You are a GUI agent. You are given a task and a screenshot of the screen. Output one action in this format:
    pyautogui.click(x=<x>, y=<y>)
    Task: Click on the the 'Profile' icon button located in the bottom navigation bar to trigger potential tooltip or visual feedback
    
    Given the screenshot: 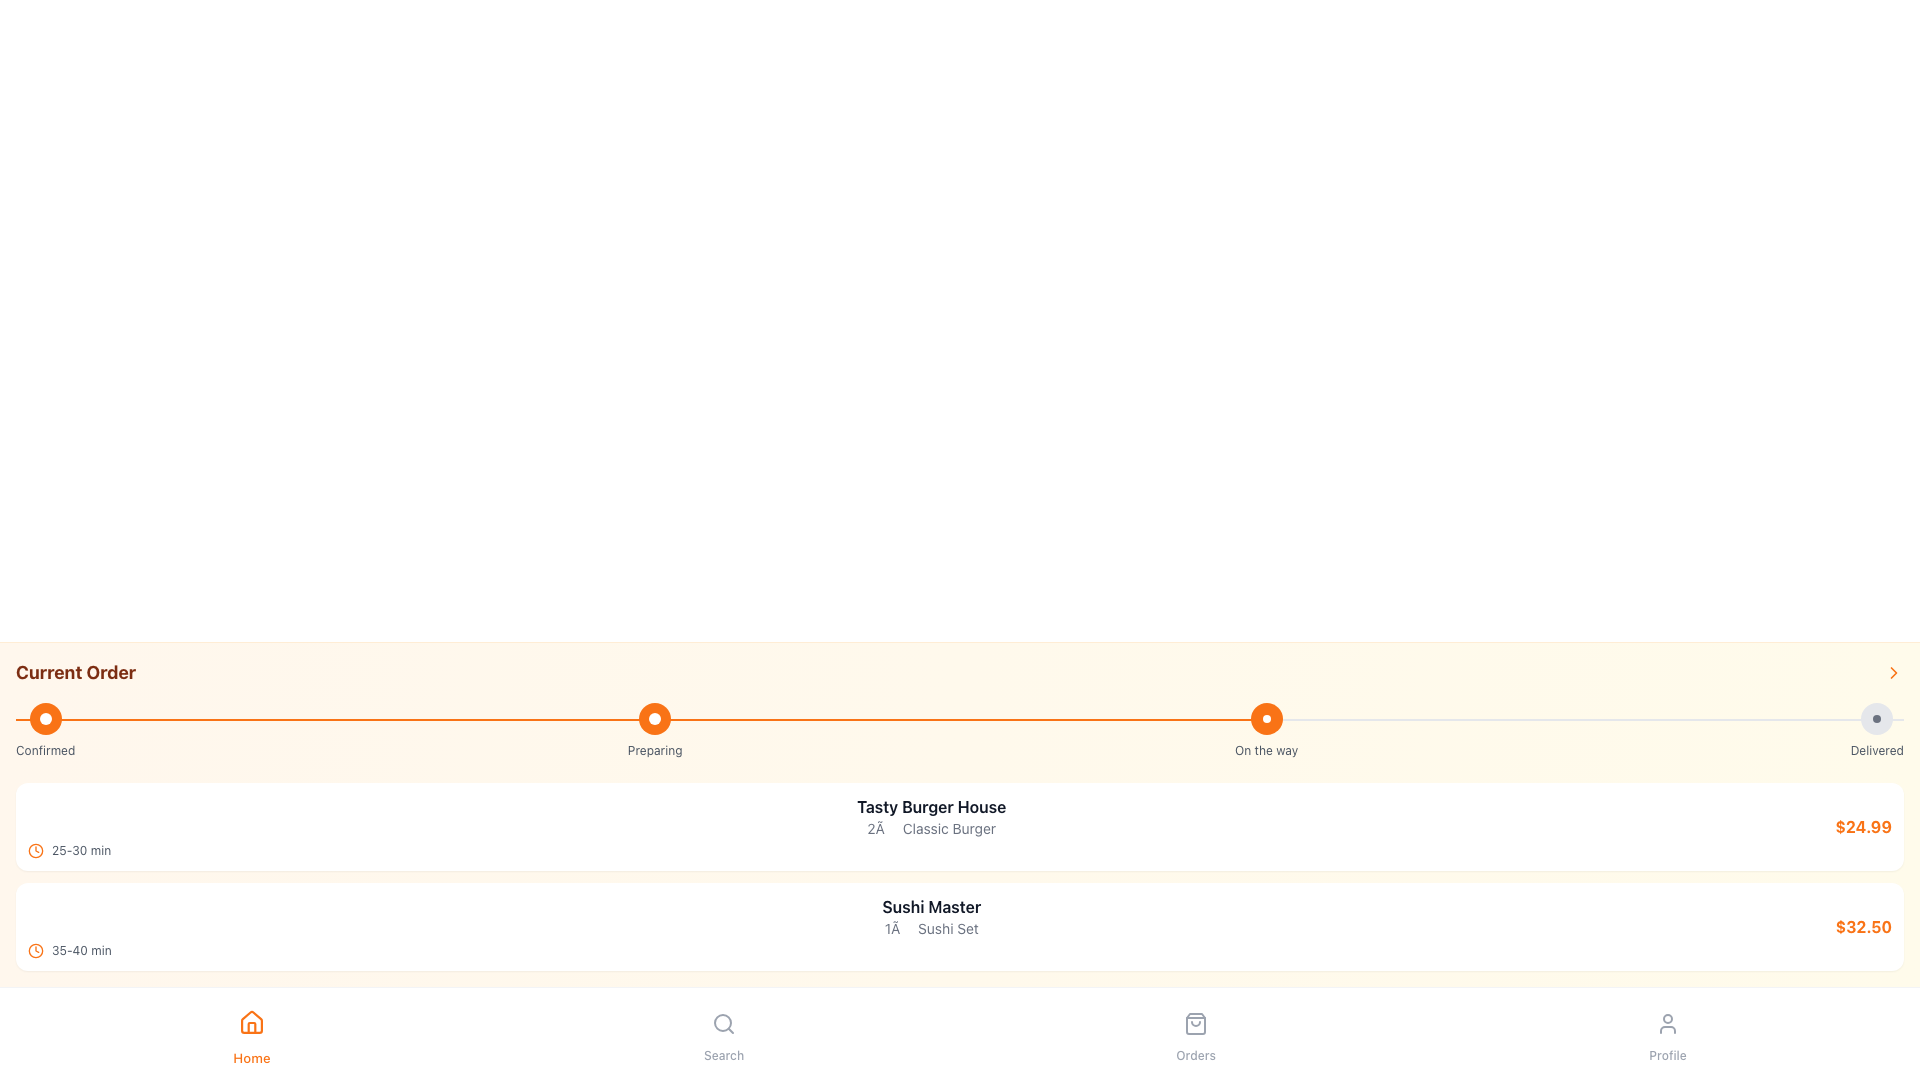 What is the action you would take?
    pyautogui.click(x=1668, y=1023)
    